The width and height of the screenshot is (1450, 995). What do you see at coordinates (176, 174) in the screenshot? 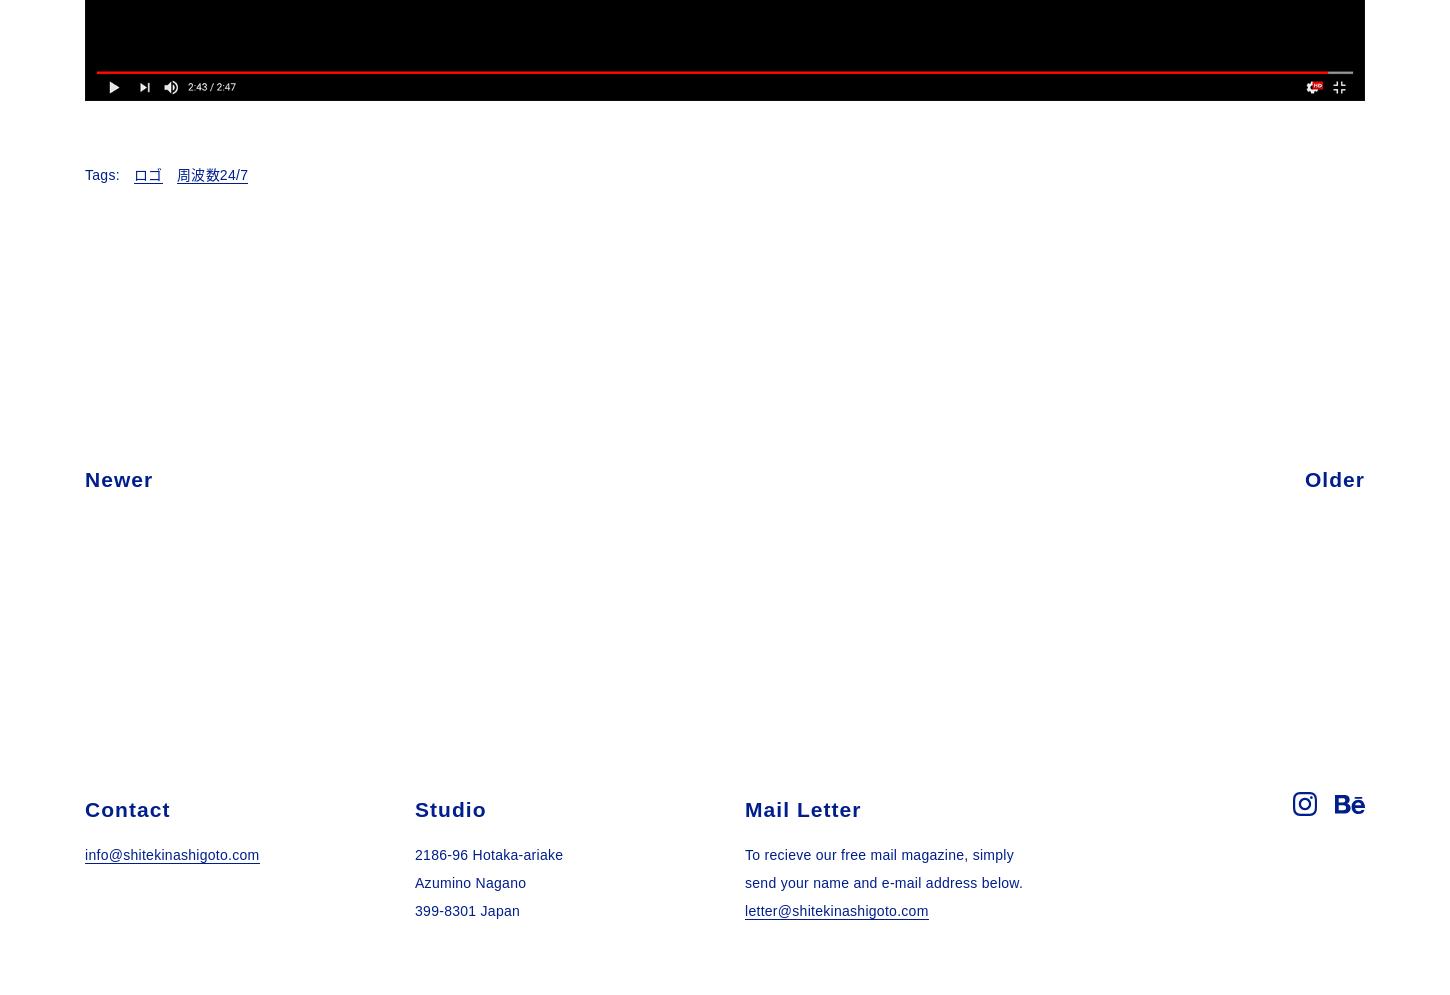
I see `'周波数24/7'` at bounding box center [176, 174].